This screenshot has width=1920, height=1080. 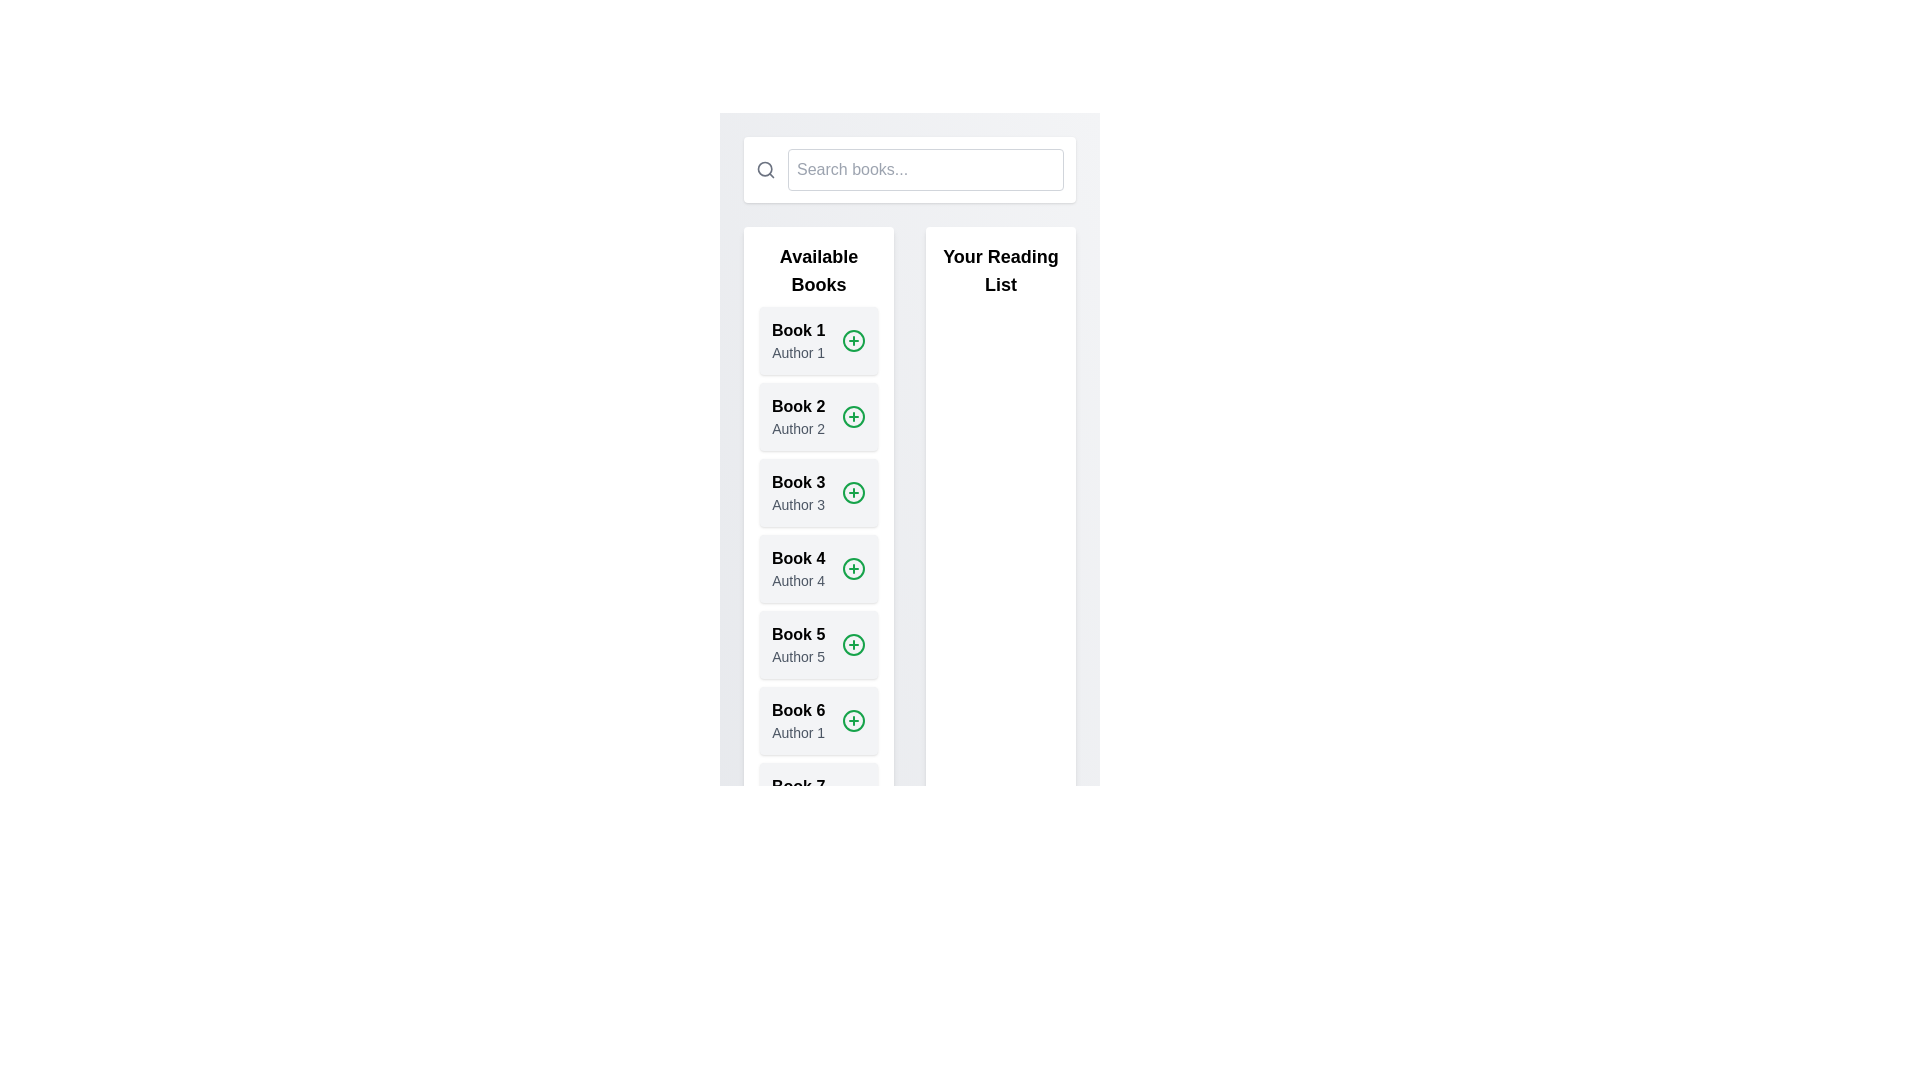 What do you see at coordinates (854, 569) in the screenshot?
I see `the button next to 'Book 4' under the 'Available Books' section` at bounding box center [854, 569].